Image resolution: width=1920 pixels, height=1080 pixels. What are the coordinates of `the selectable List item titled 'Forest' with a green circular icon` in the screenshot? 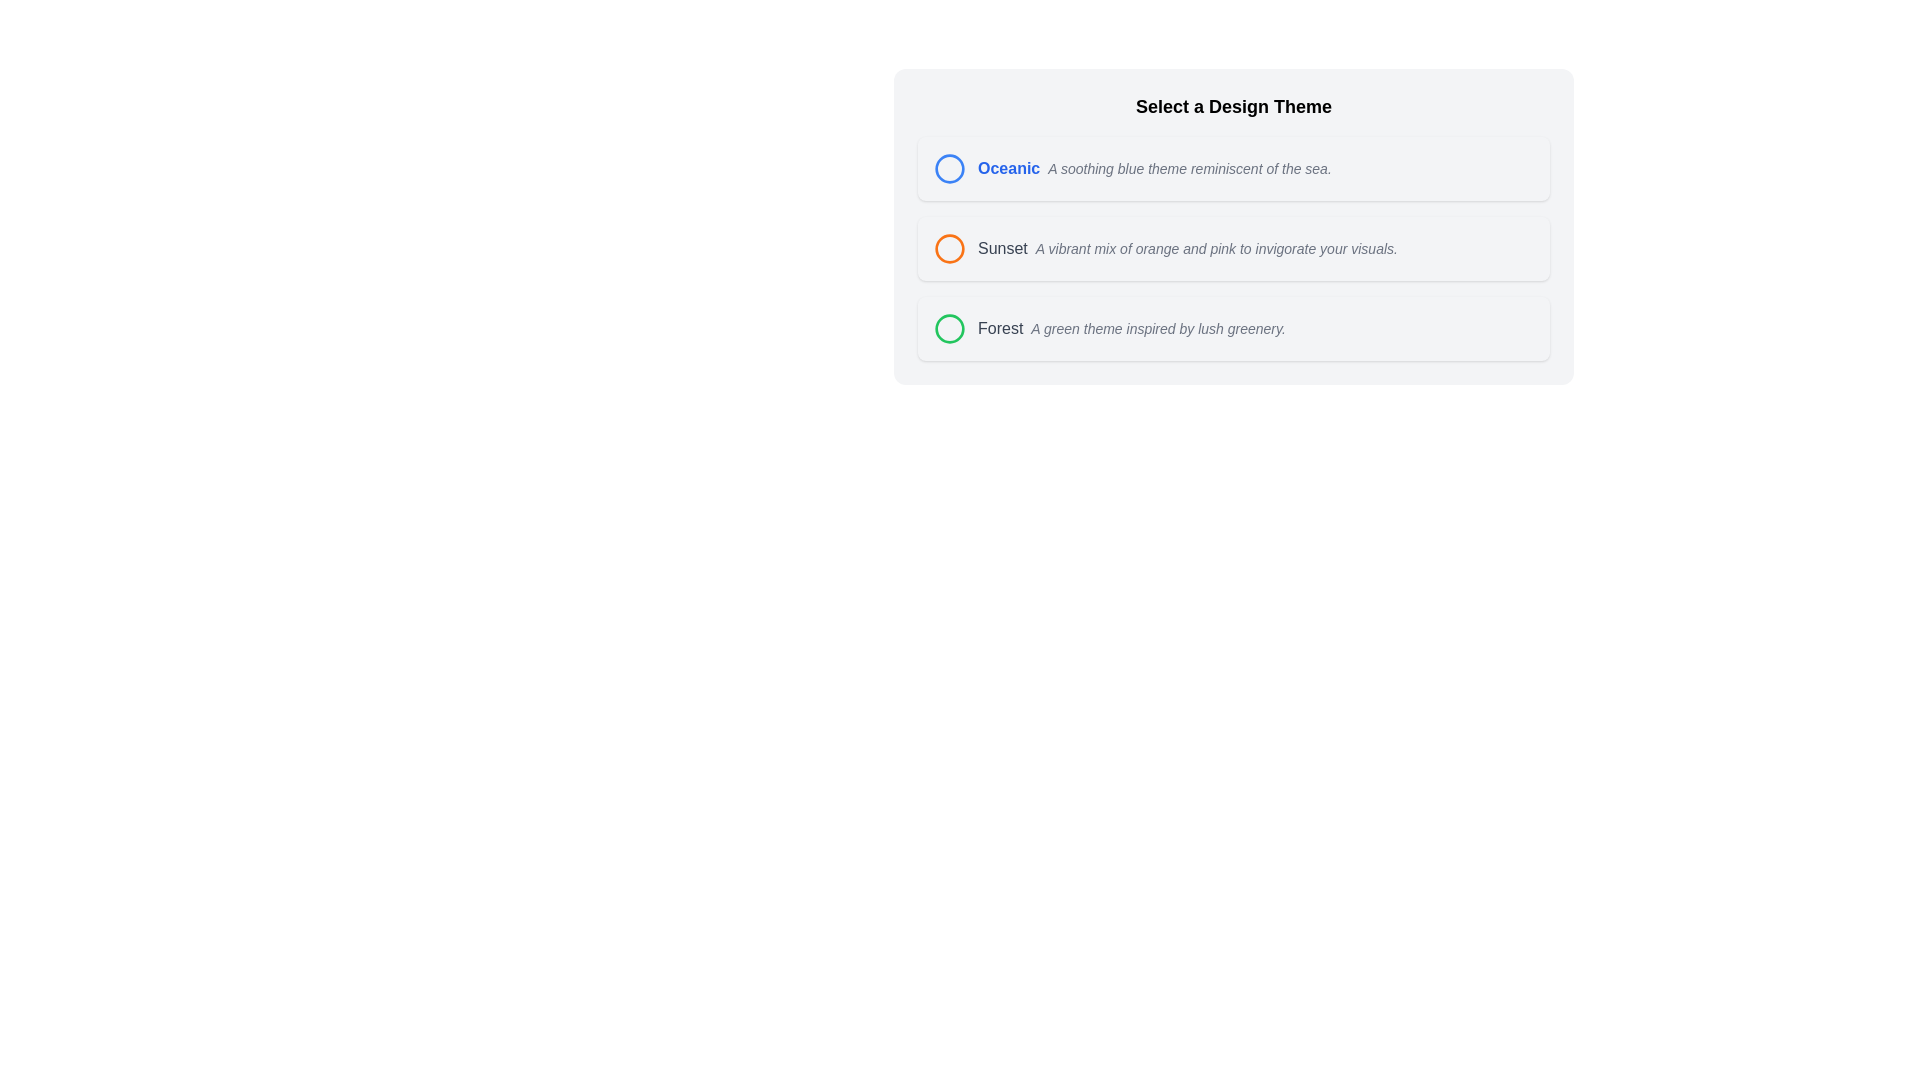 It's located at (1108, 327).